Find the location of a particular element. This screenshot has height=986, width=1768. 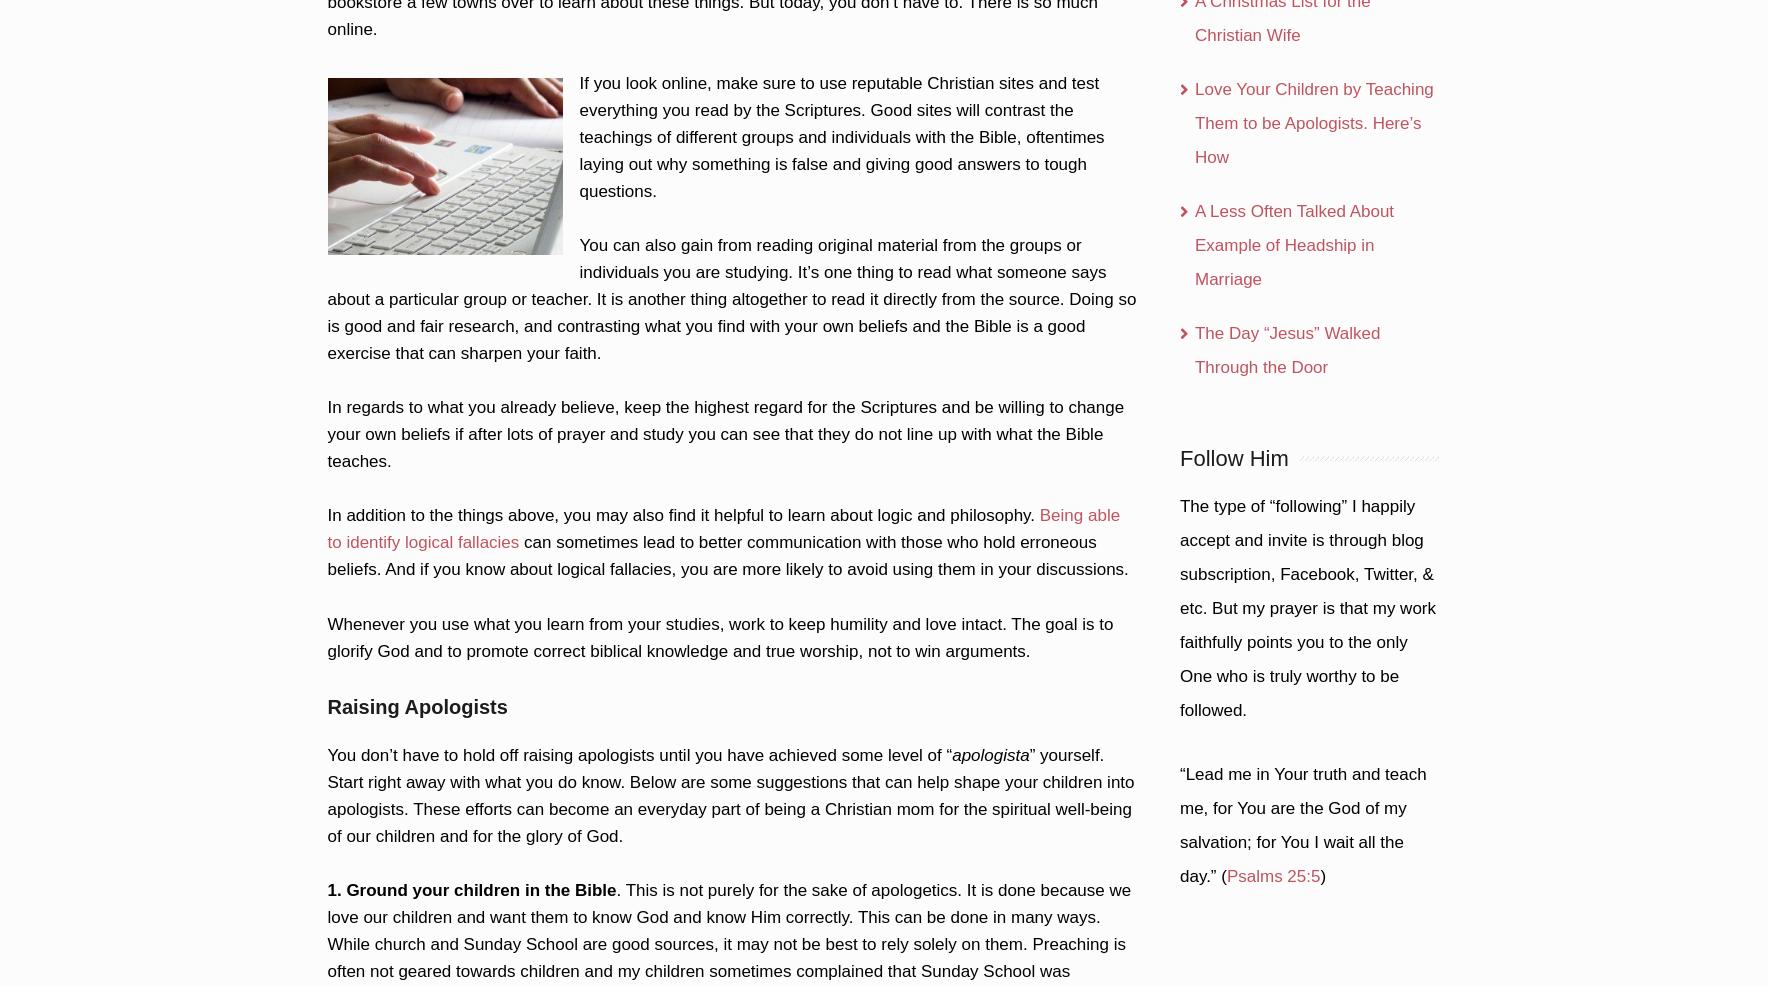

'You can also gain from reading original material from the groups or individuals you are studying. It’s one thing to read what someone says about a particular group or teacher. It is another thing altogether to read it directly from the source. Doing so is good and fair research, and contrasting what you find with your own beliefs and the Bible is a good exercise that can sharpen your faith.' is located at coordinates (731, 299).